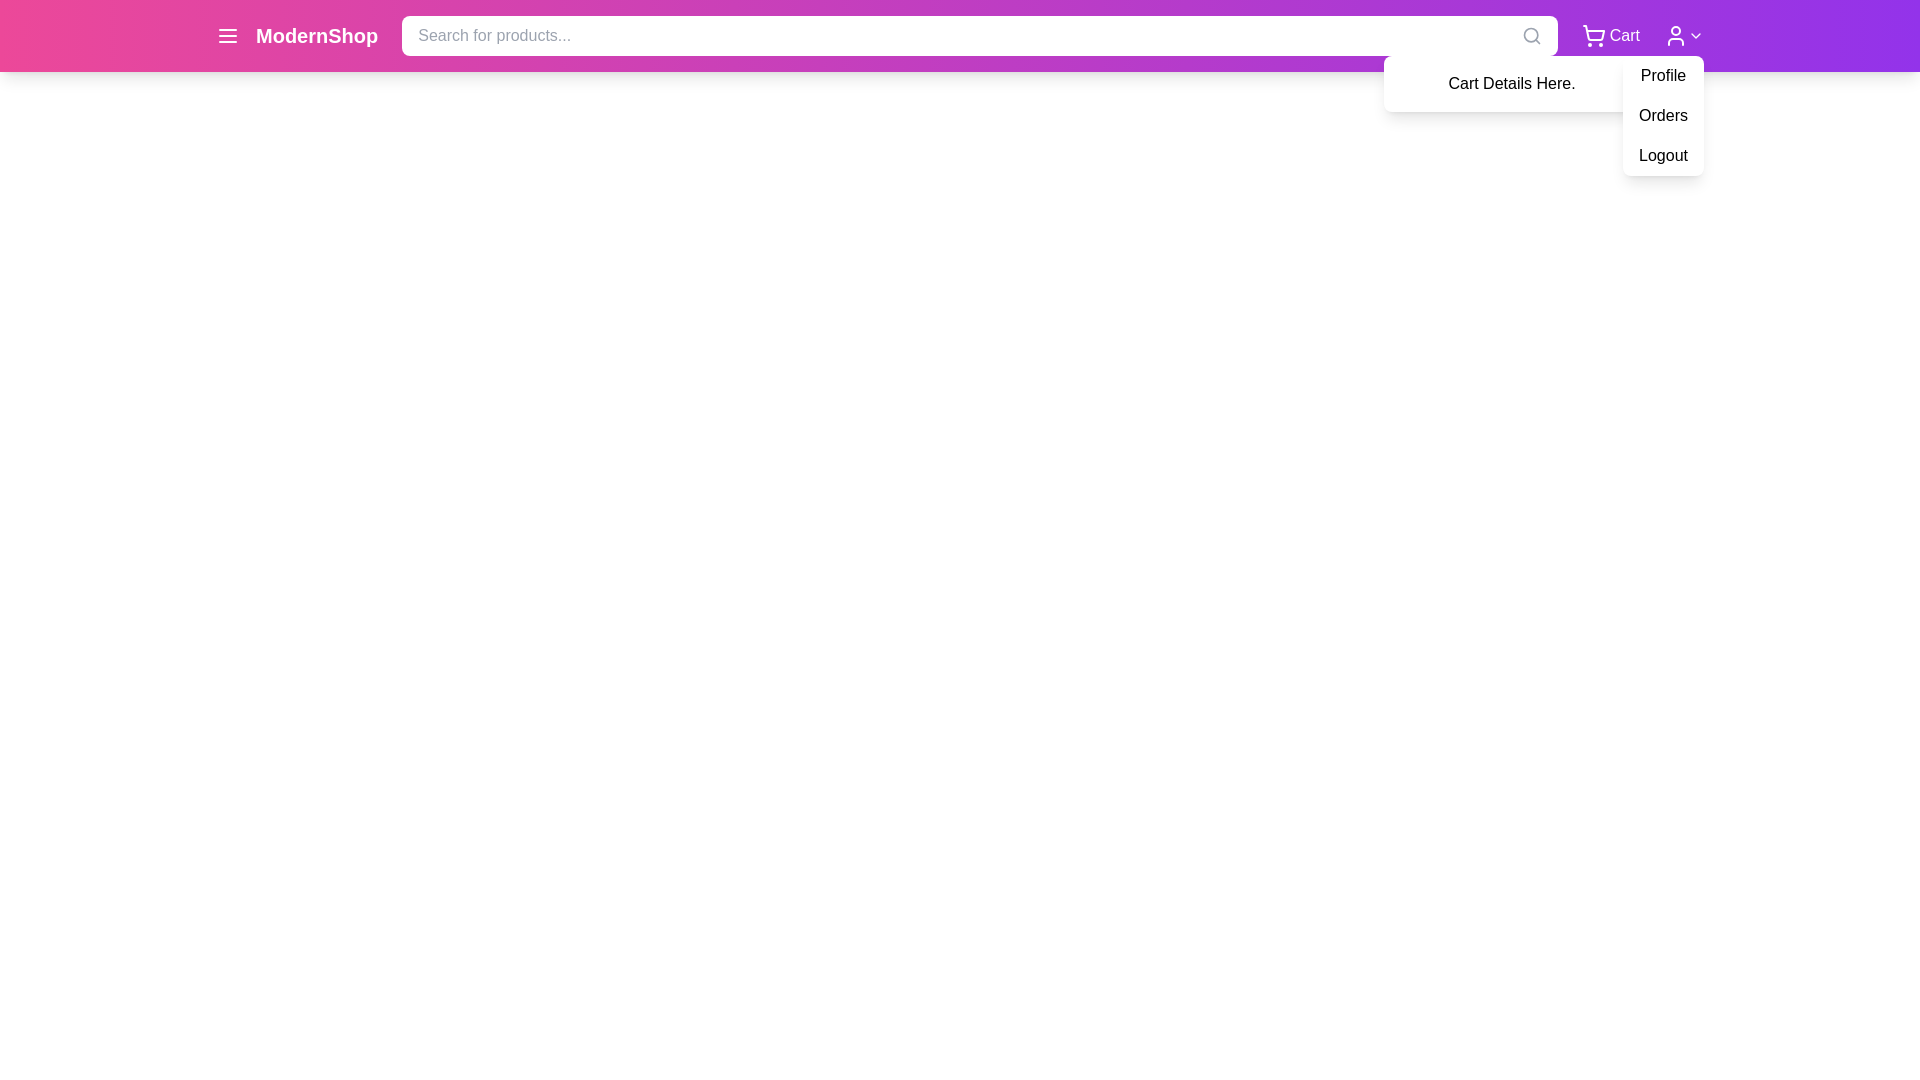 The width and height of the screenshot is (1920, 1080). I want to click on the navigation menu button located at the far left of the top header bar, directly to the left of the text 'ModernShop', so click(227, 35).